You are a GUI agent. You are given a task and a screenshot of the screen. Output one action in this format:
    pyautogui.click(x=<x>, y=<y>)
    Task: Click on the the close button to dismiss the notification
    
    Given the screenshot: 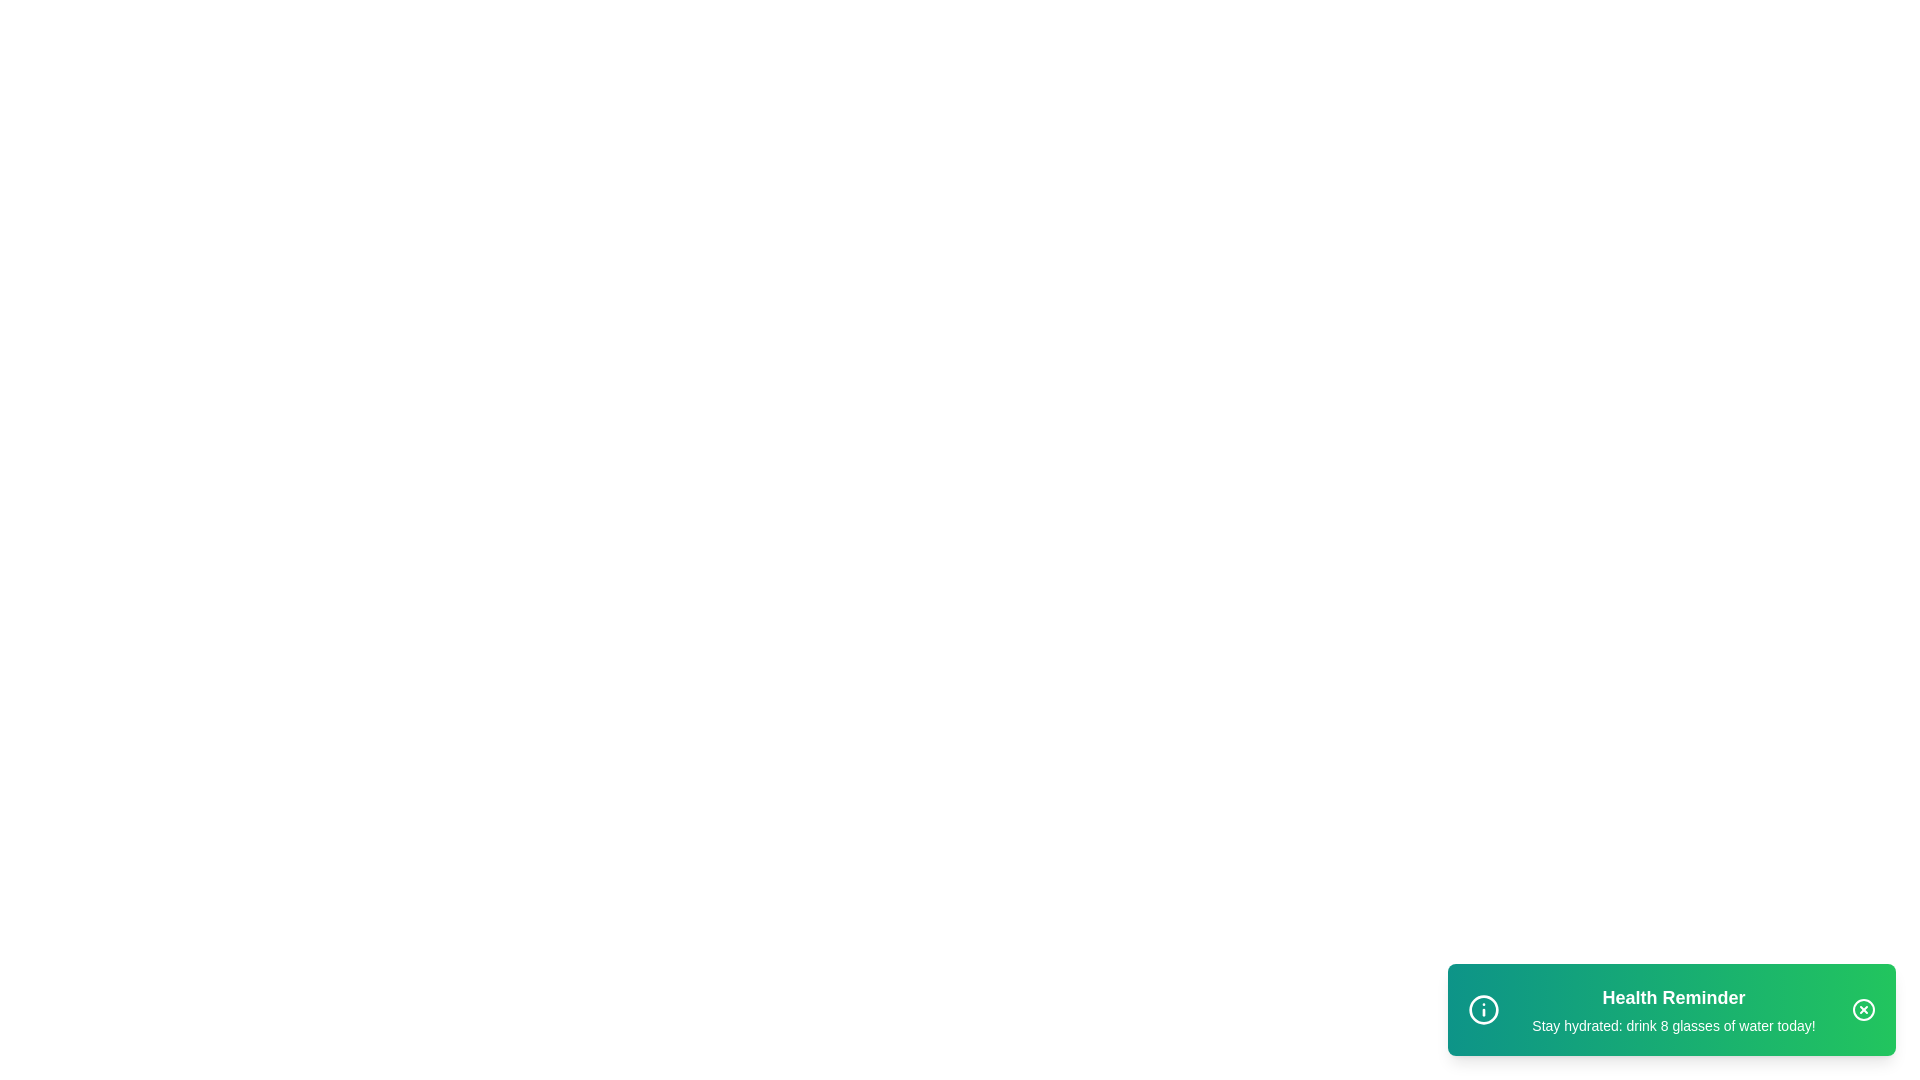 What is the action you would take?
    pyautogui.click(x=1862, y=1010)
    